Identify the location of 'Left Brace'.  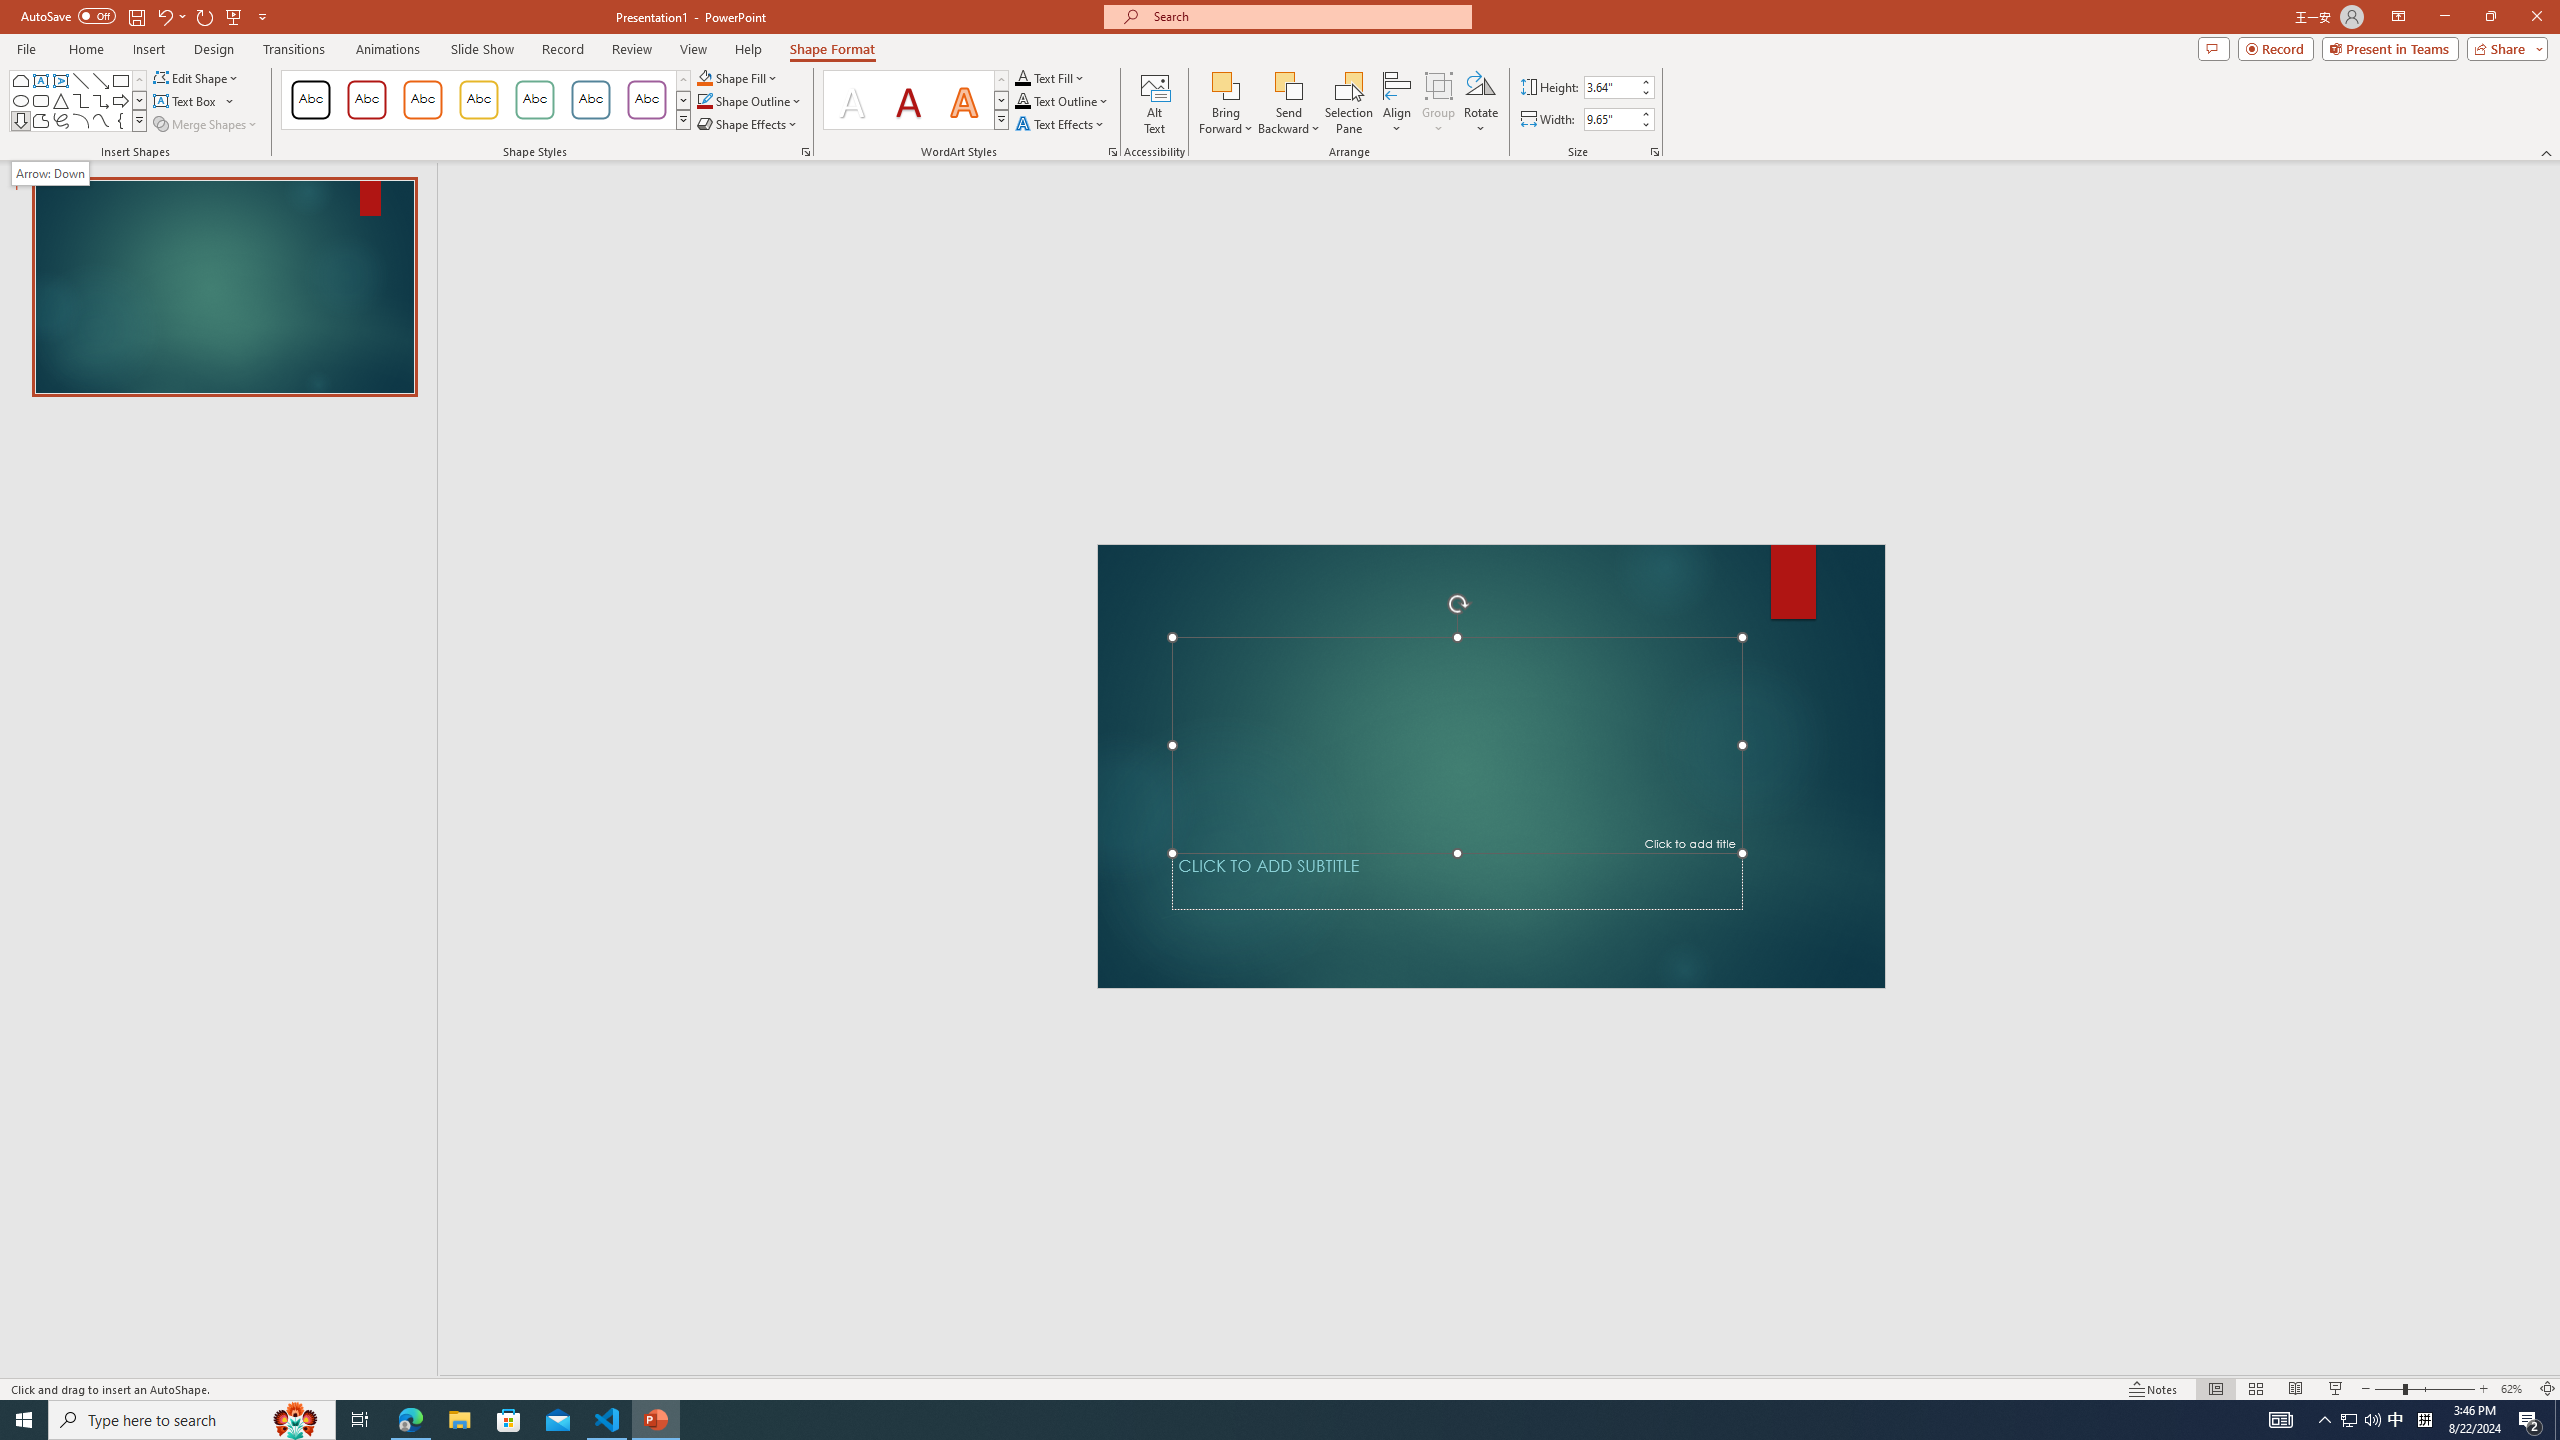
(119, 119).